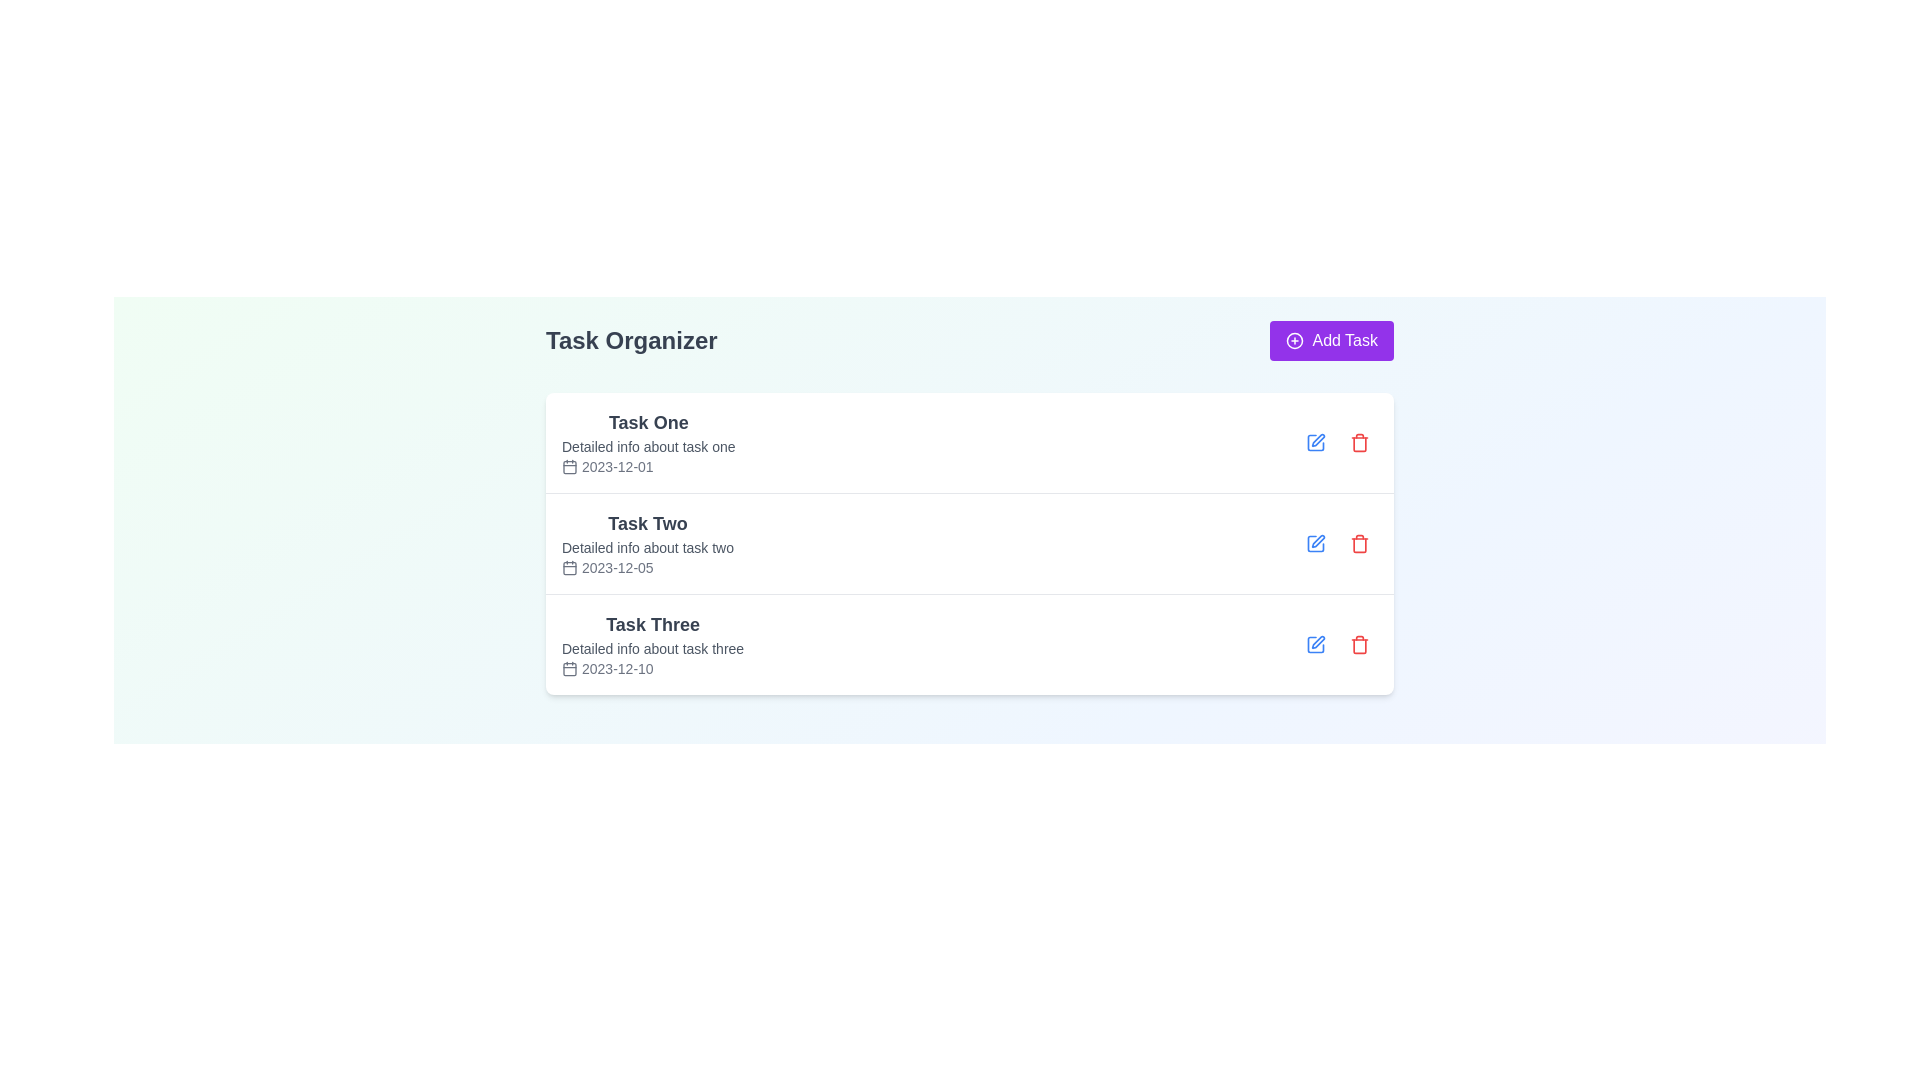  I want to click on text label that serves as the title for the first task in the list, positioned at the top of the task entry and aligned to the left, so click(648, 422).